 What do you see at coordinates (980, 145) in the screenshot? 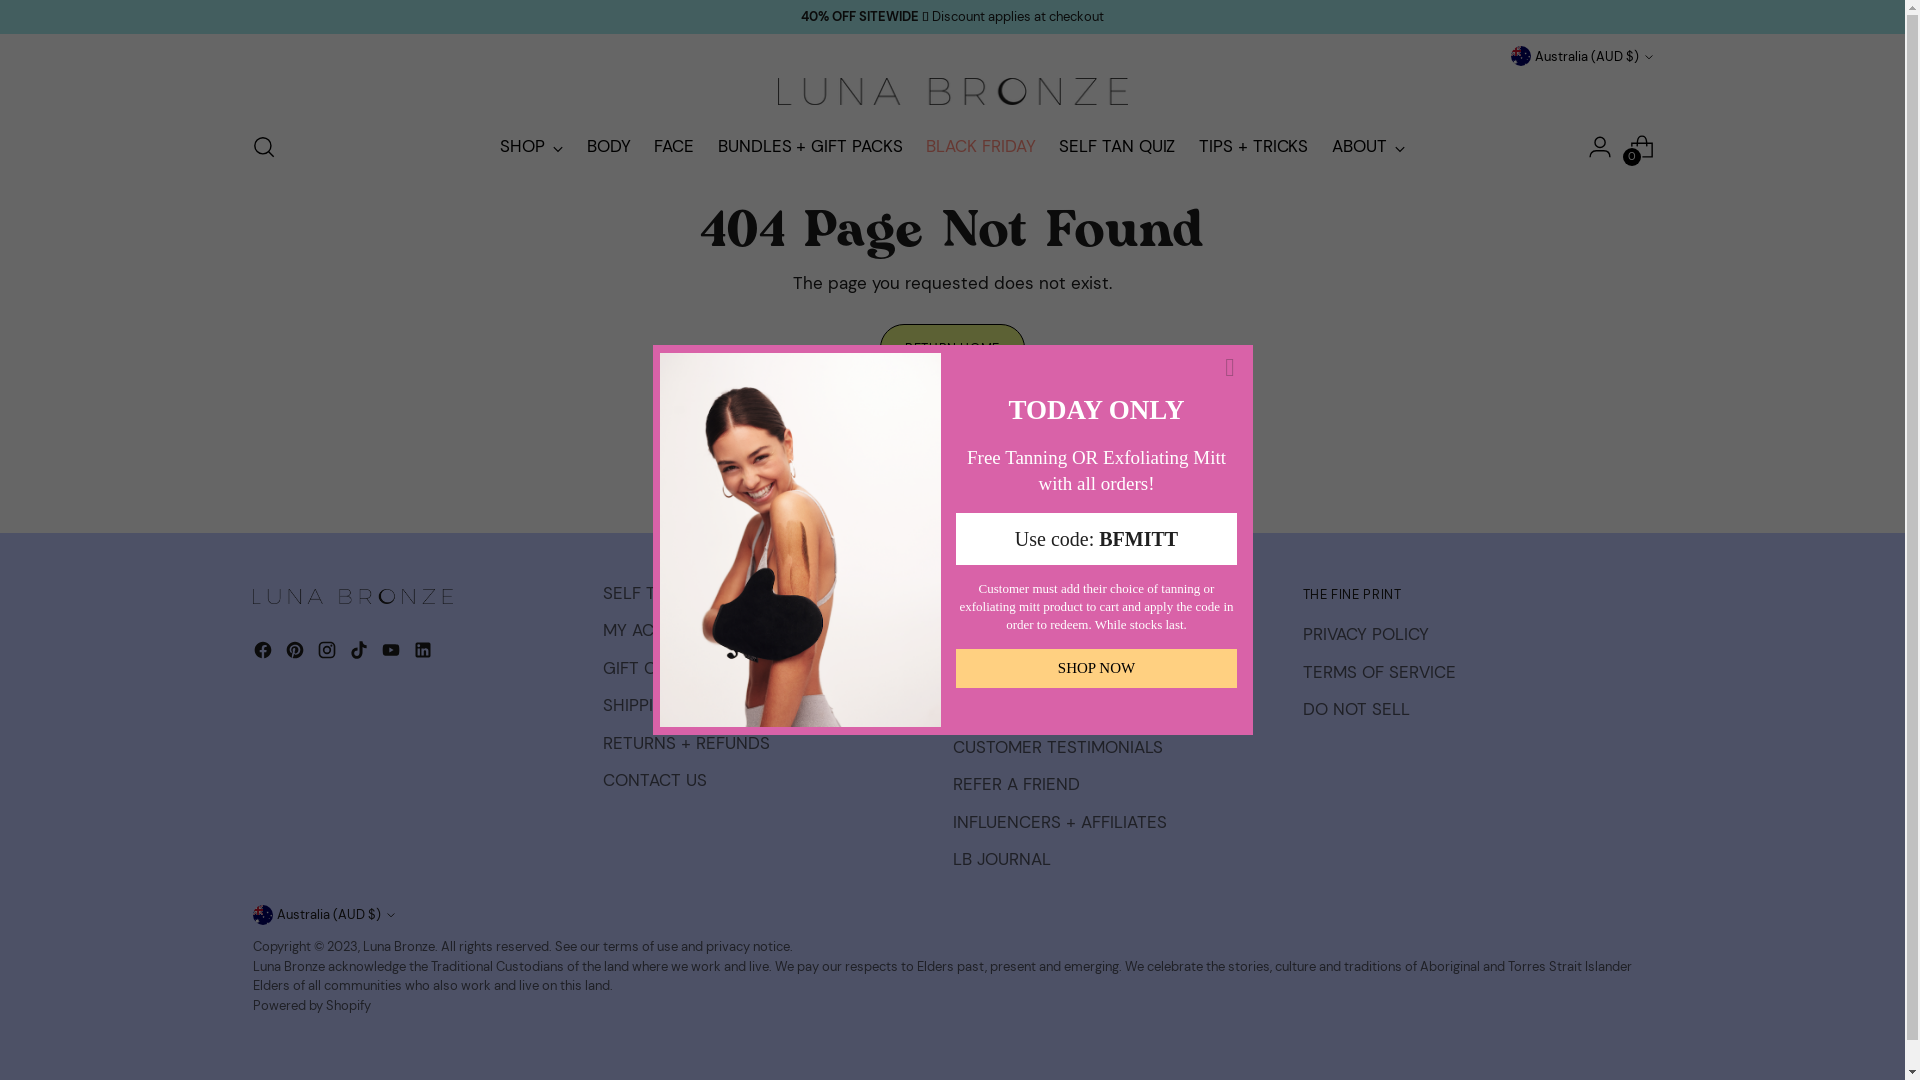
I see `'BLACK FRIDAY'` at bounding box center [980, 145].